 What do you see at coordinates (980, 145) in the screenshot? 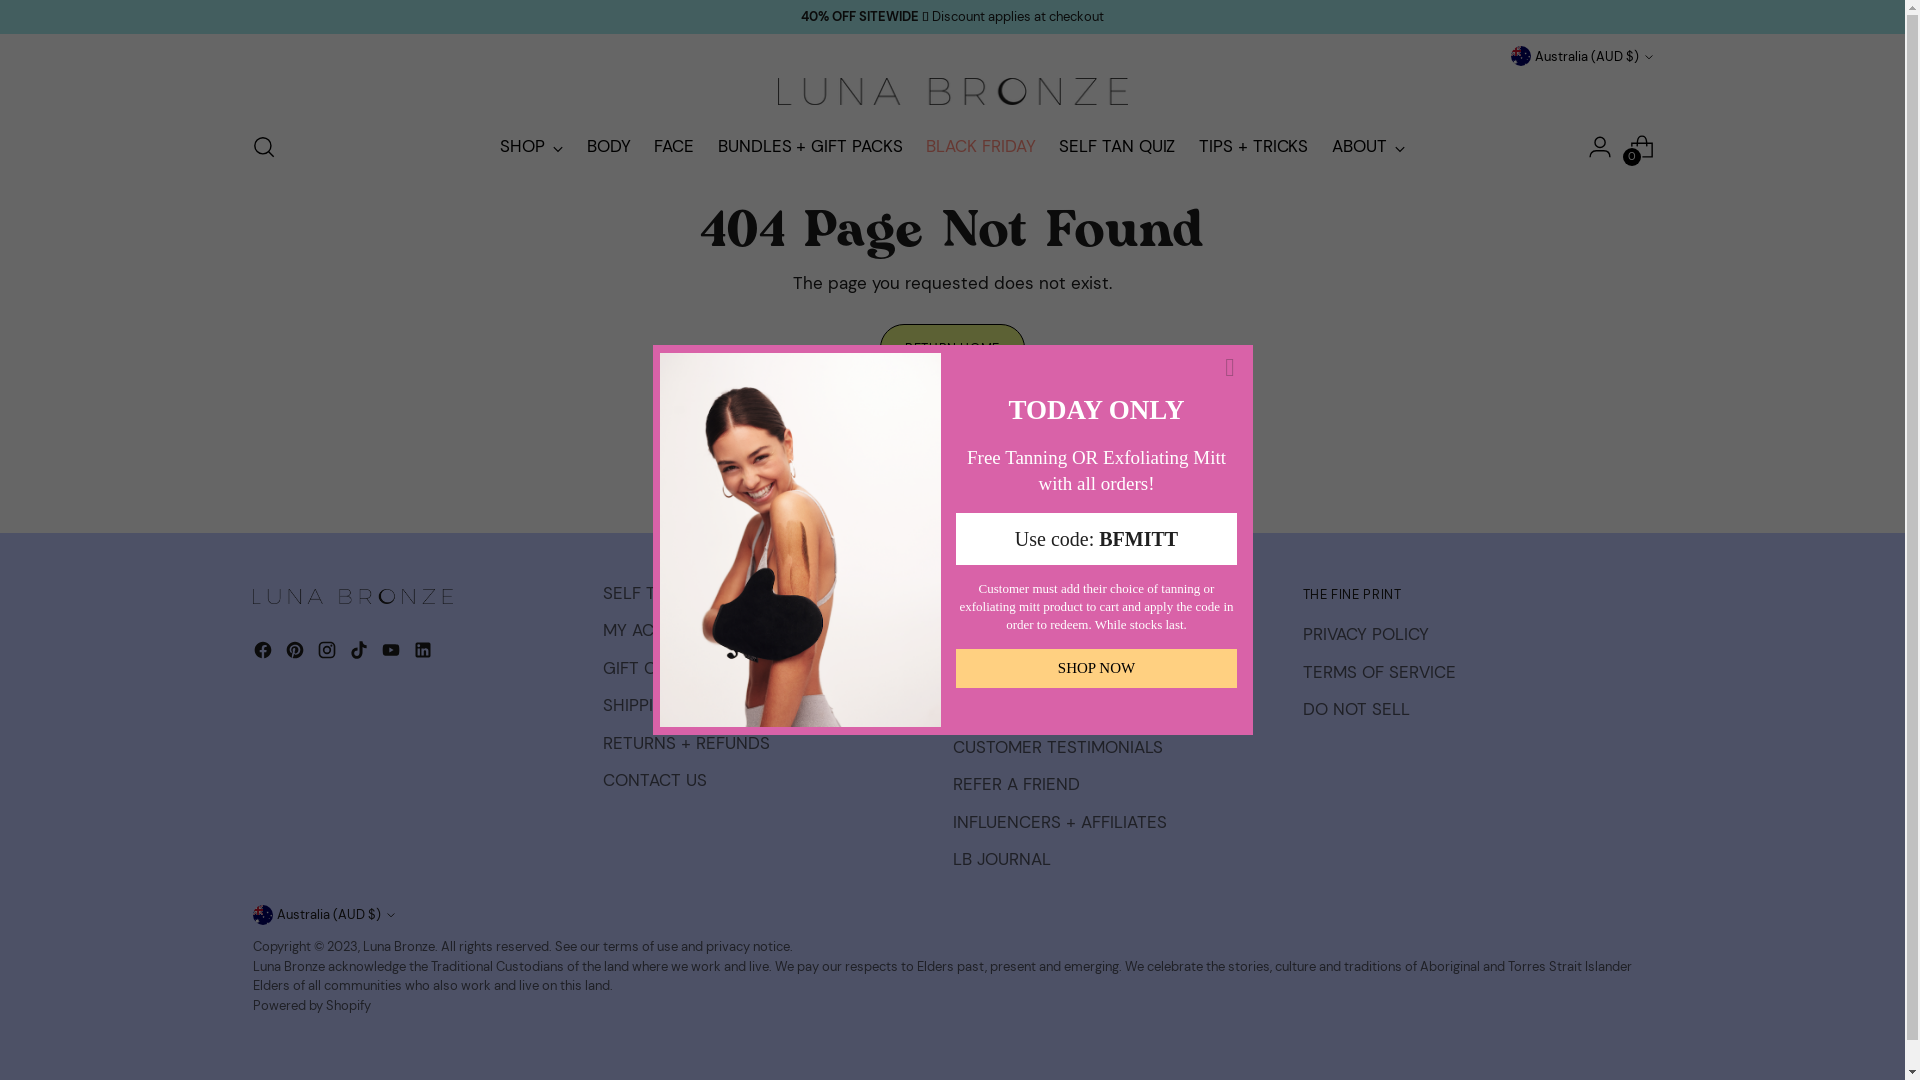
I see `'BLACK FRIDAY'` at bounding box center [980, 145].